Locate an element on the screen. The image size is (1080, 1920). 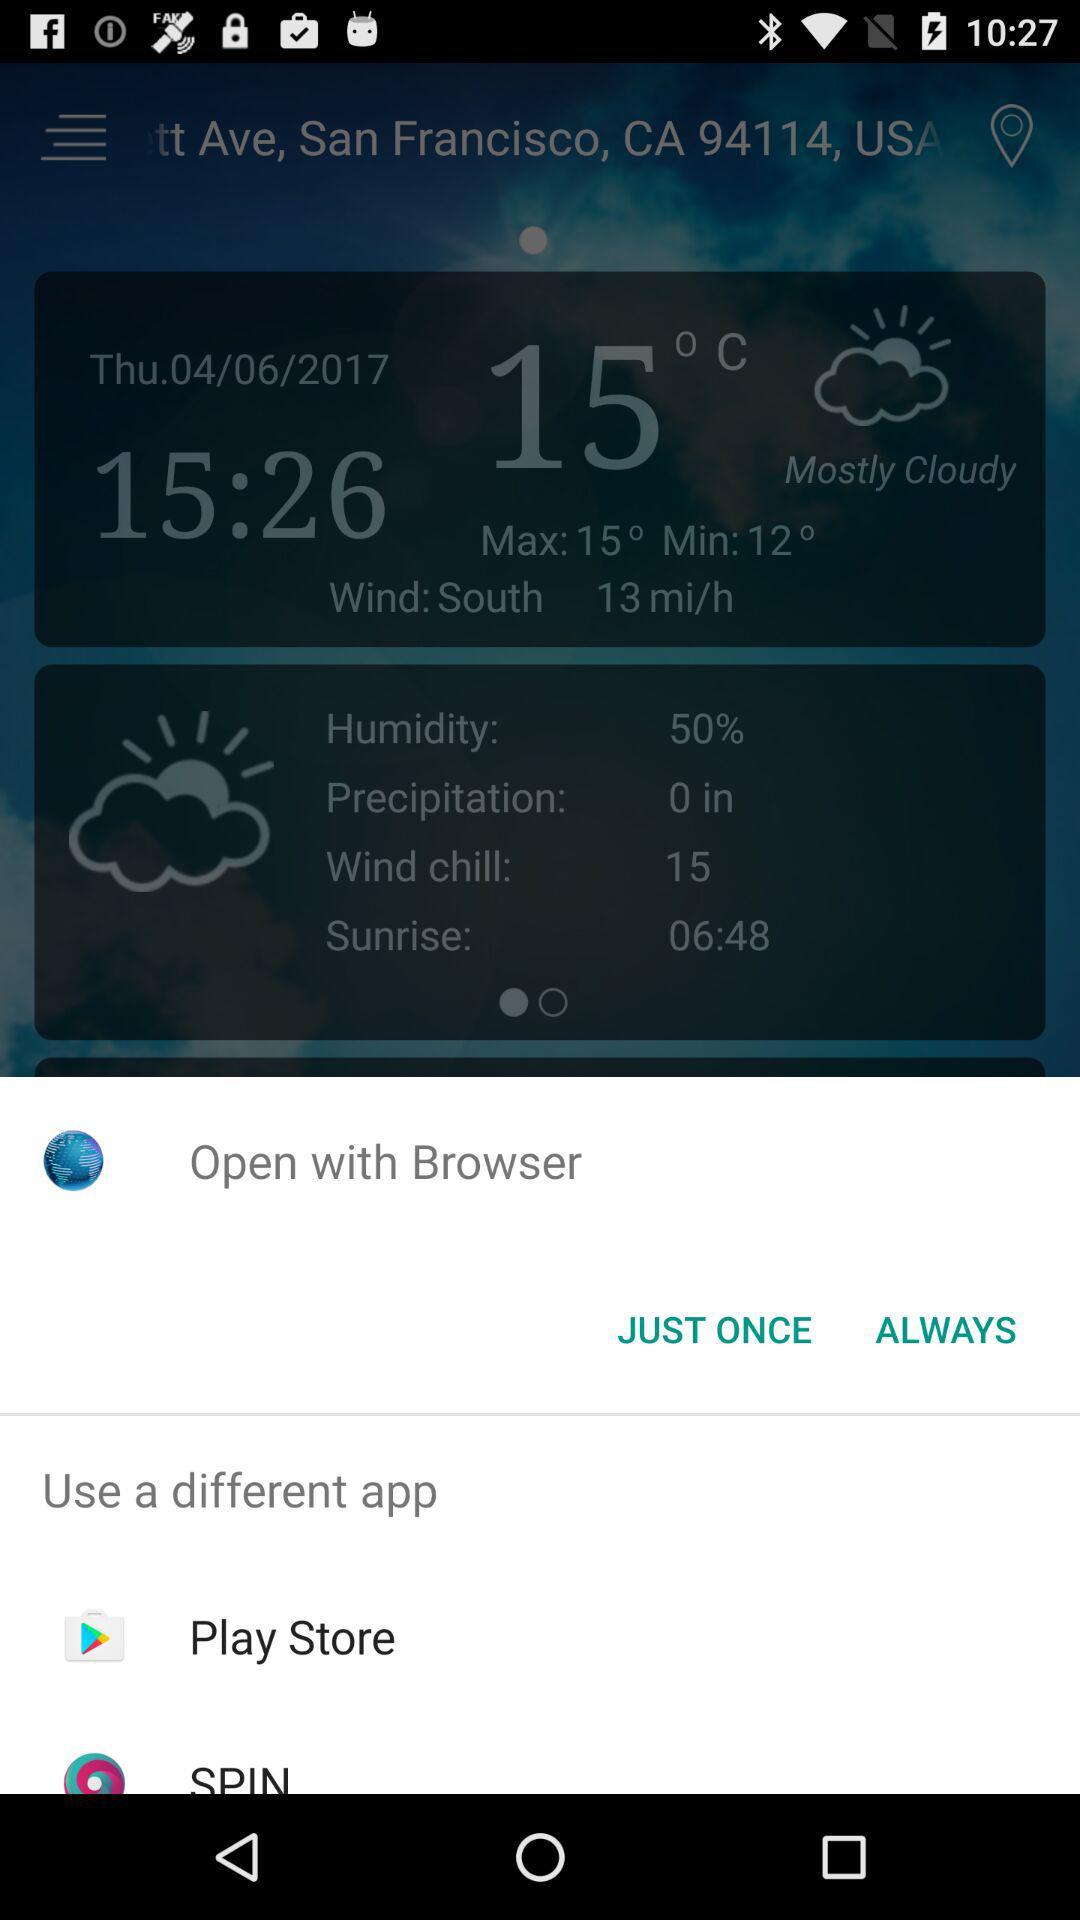
the app below use a different is located at coordinates (292, 1636).